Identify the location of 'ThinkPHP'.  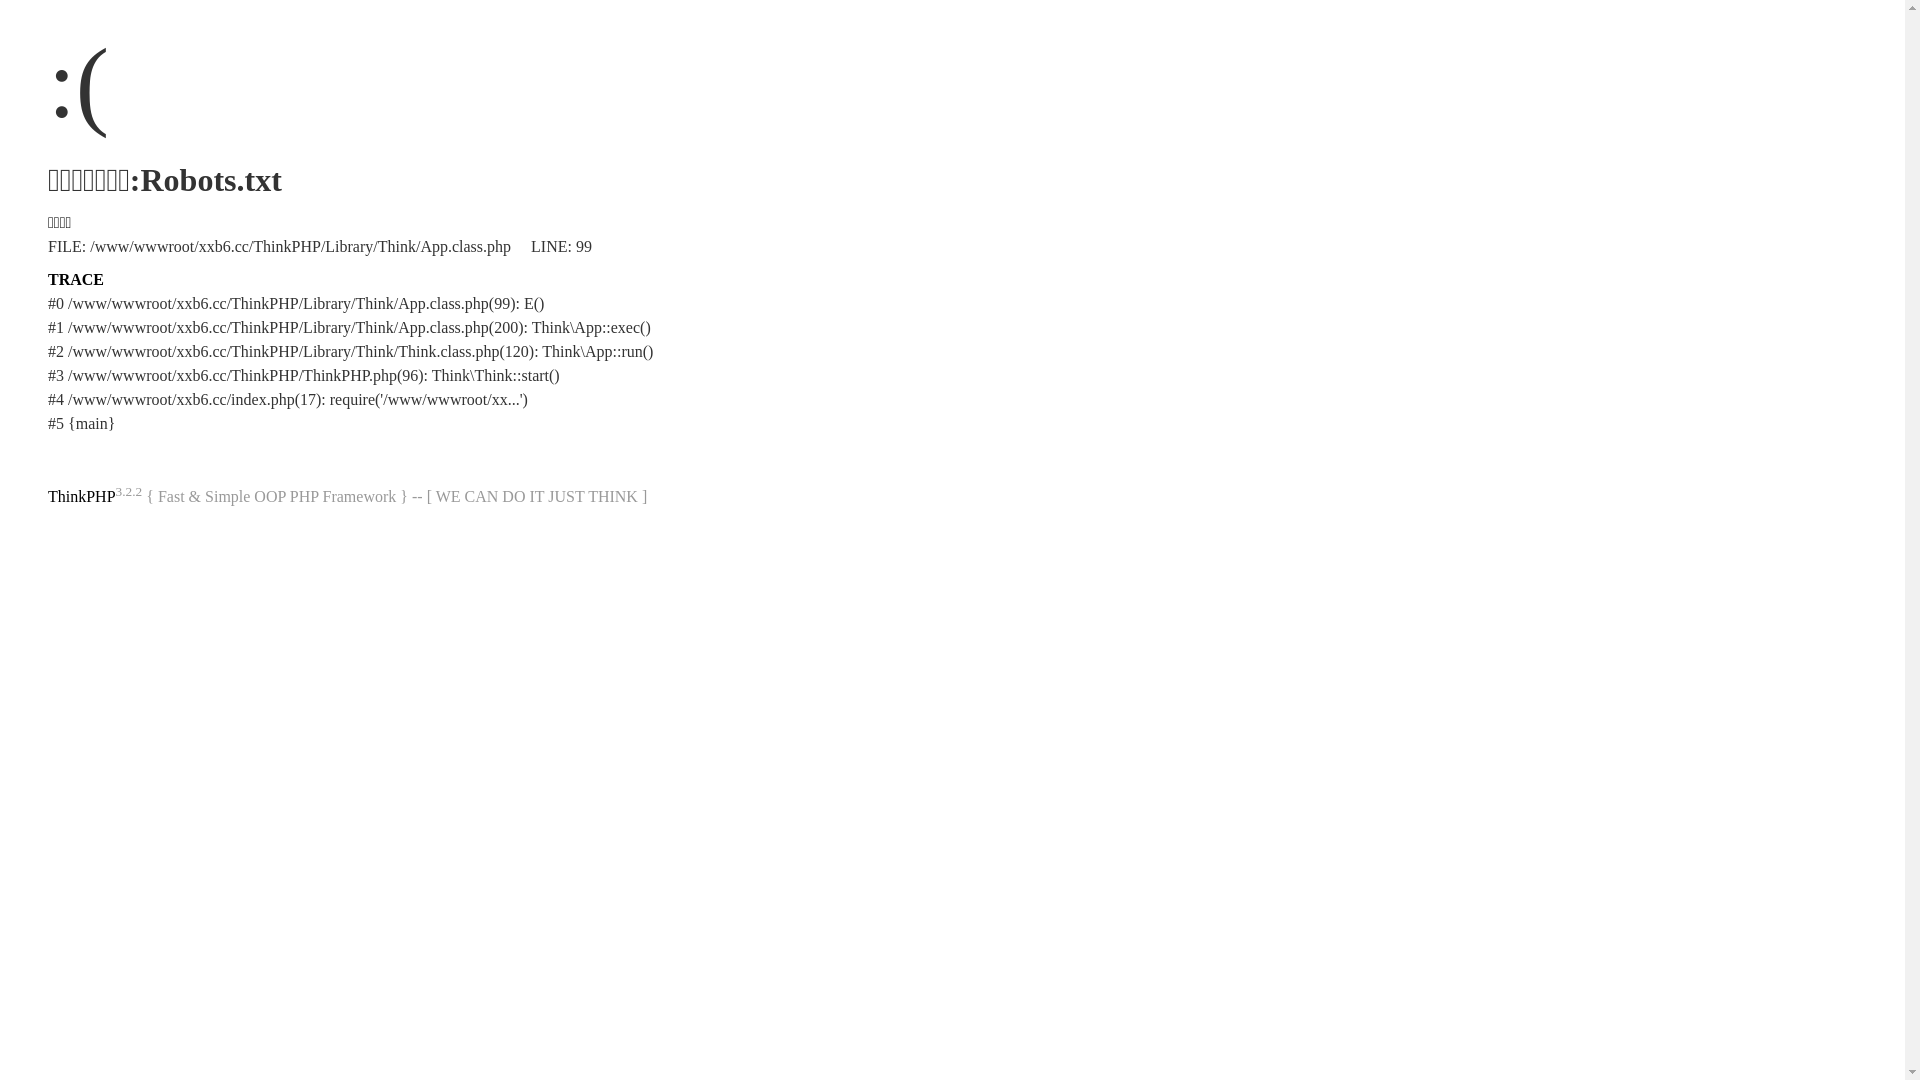
(80, 495).